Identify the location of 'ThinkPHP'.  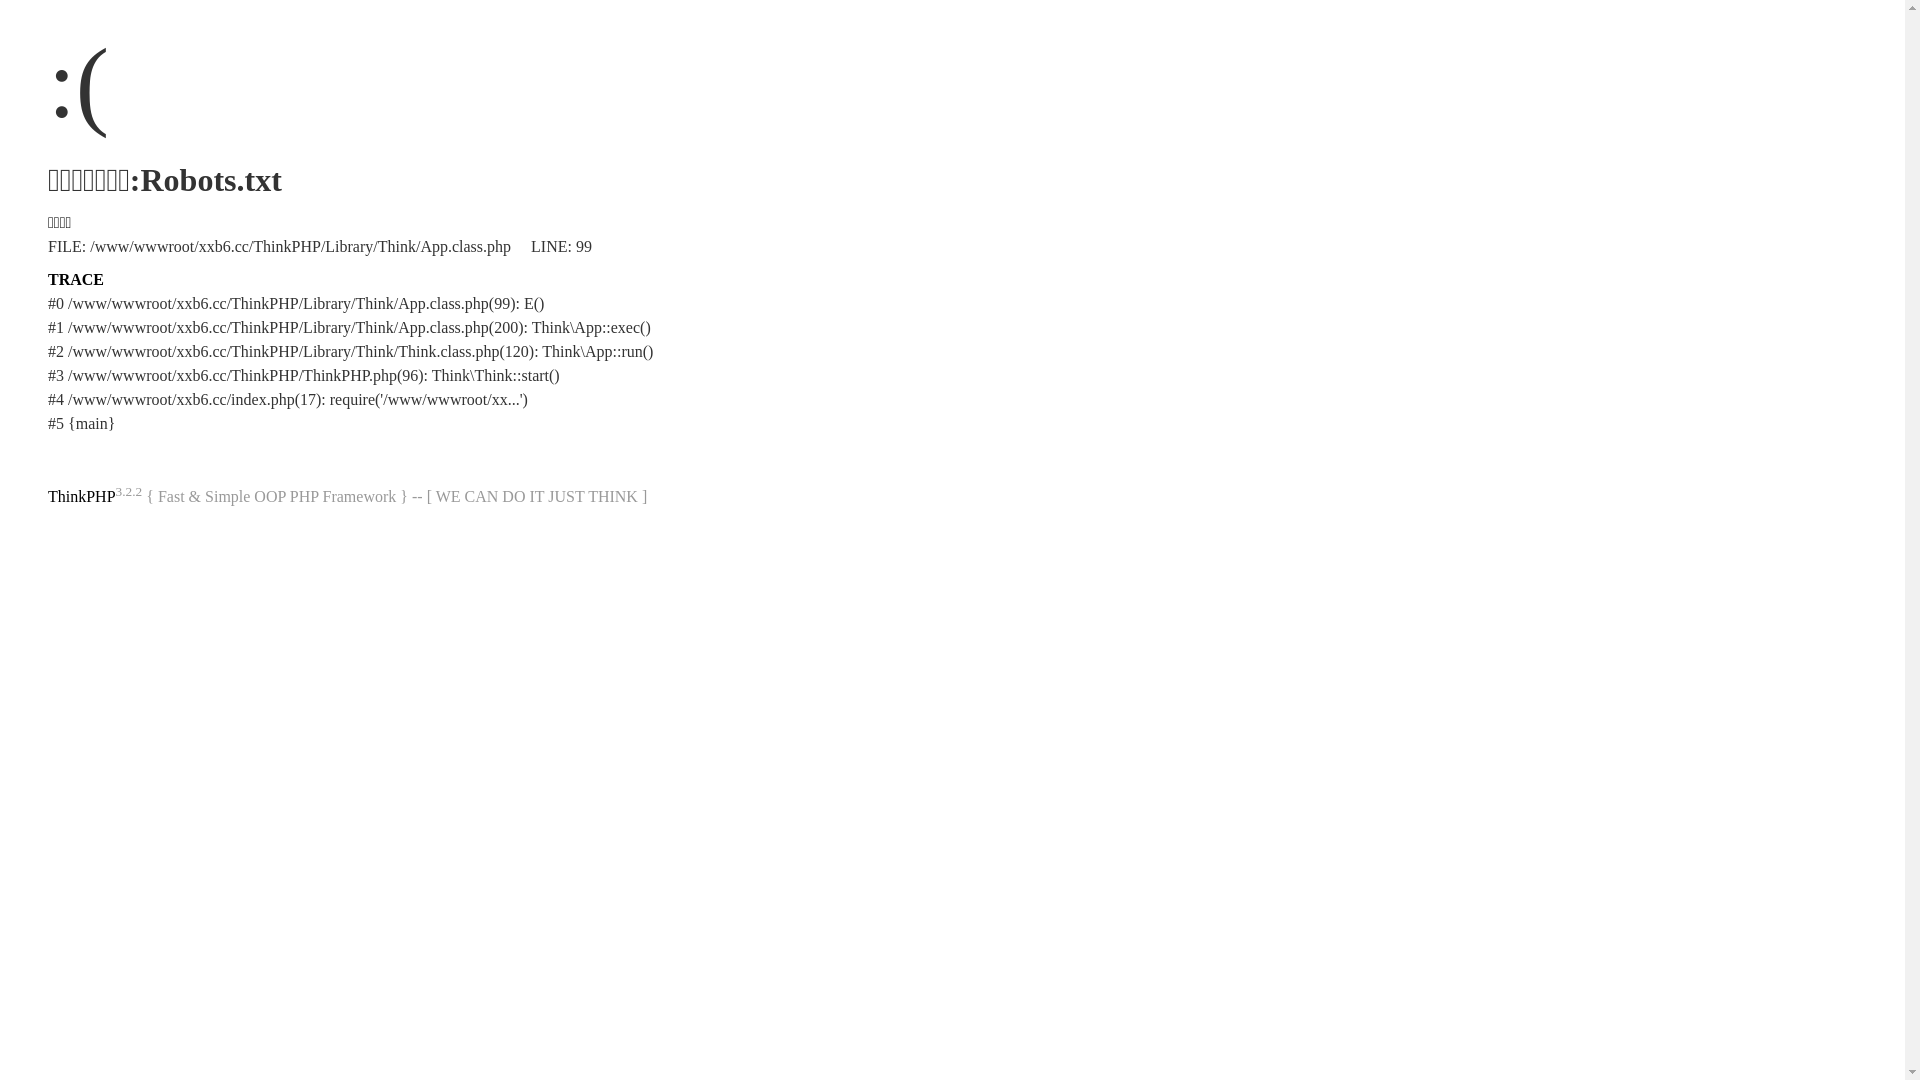
(80, 495).